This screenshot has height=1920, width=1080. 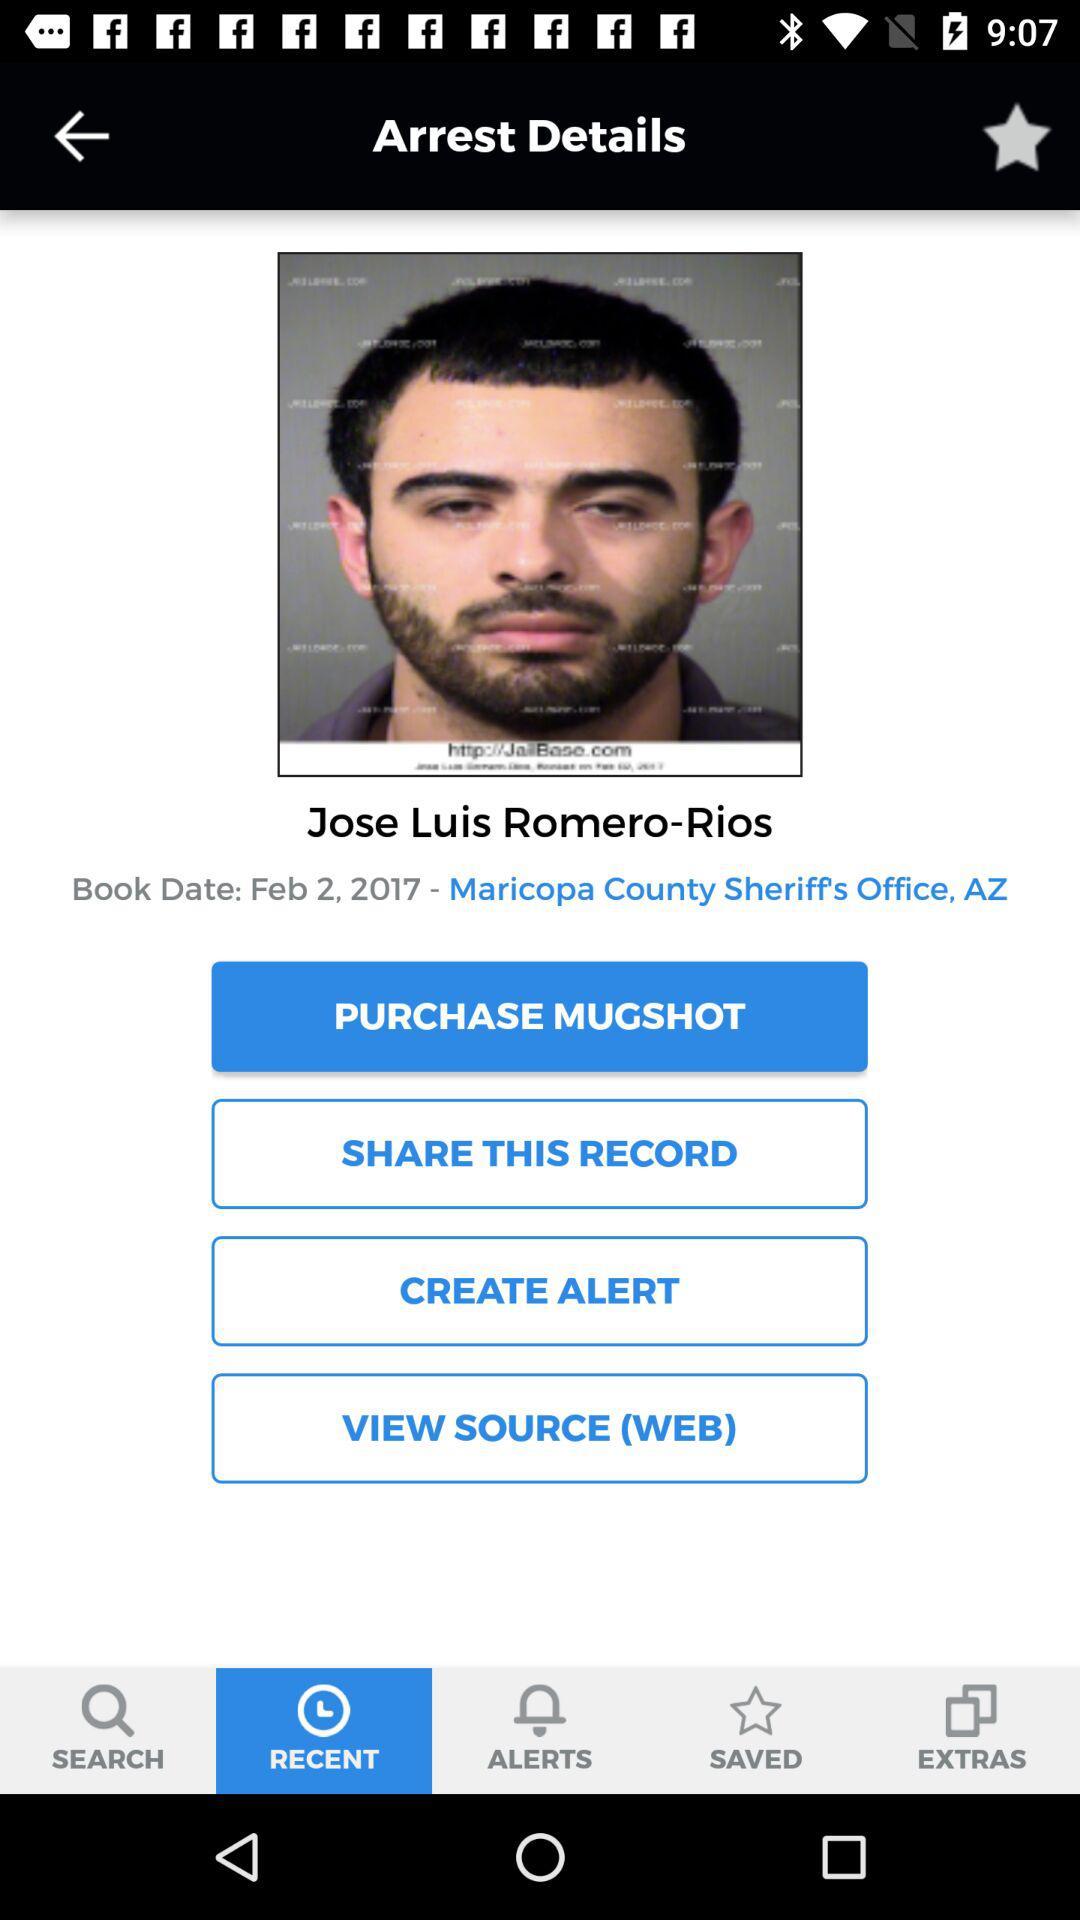 I want to click on the icon above the jose luis romero item, so click(x=80, y=135).